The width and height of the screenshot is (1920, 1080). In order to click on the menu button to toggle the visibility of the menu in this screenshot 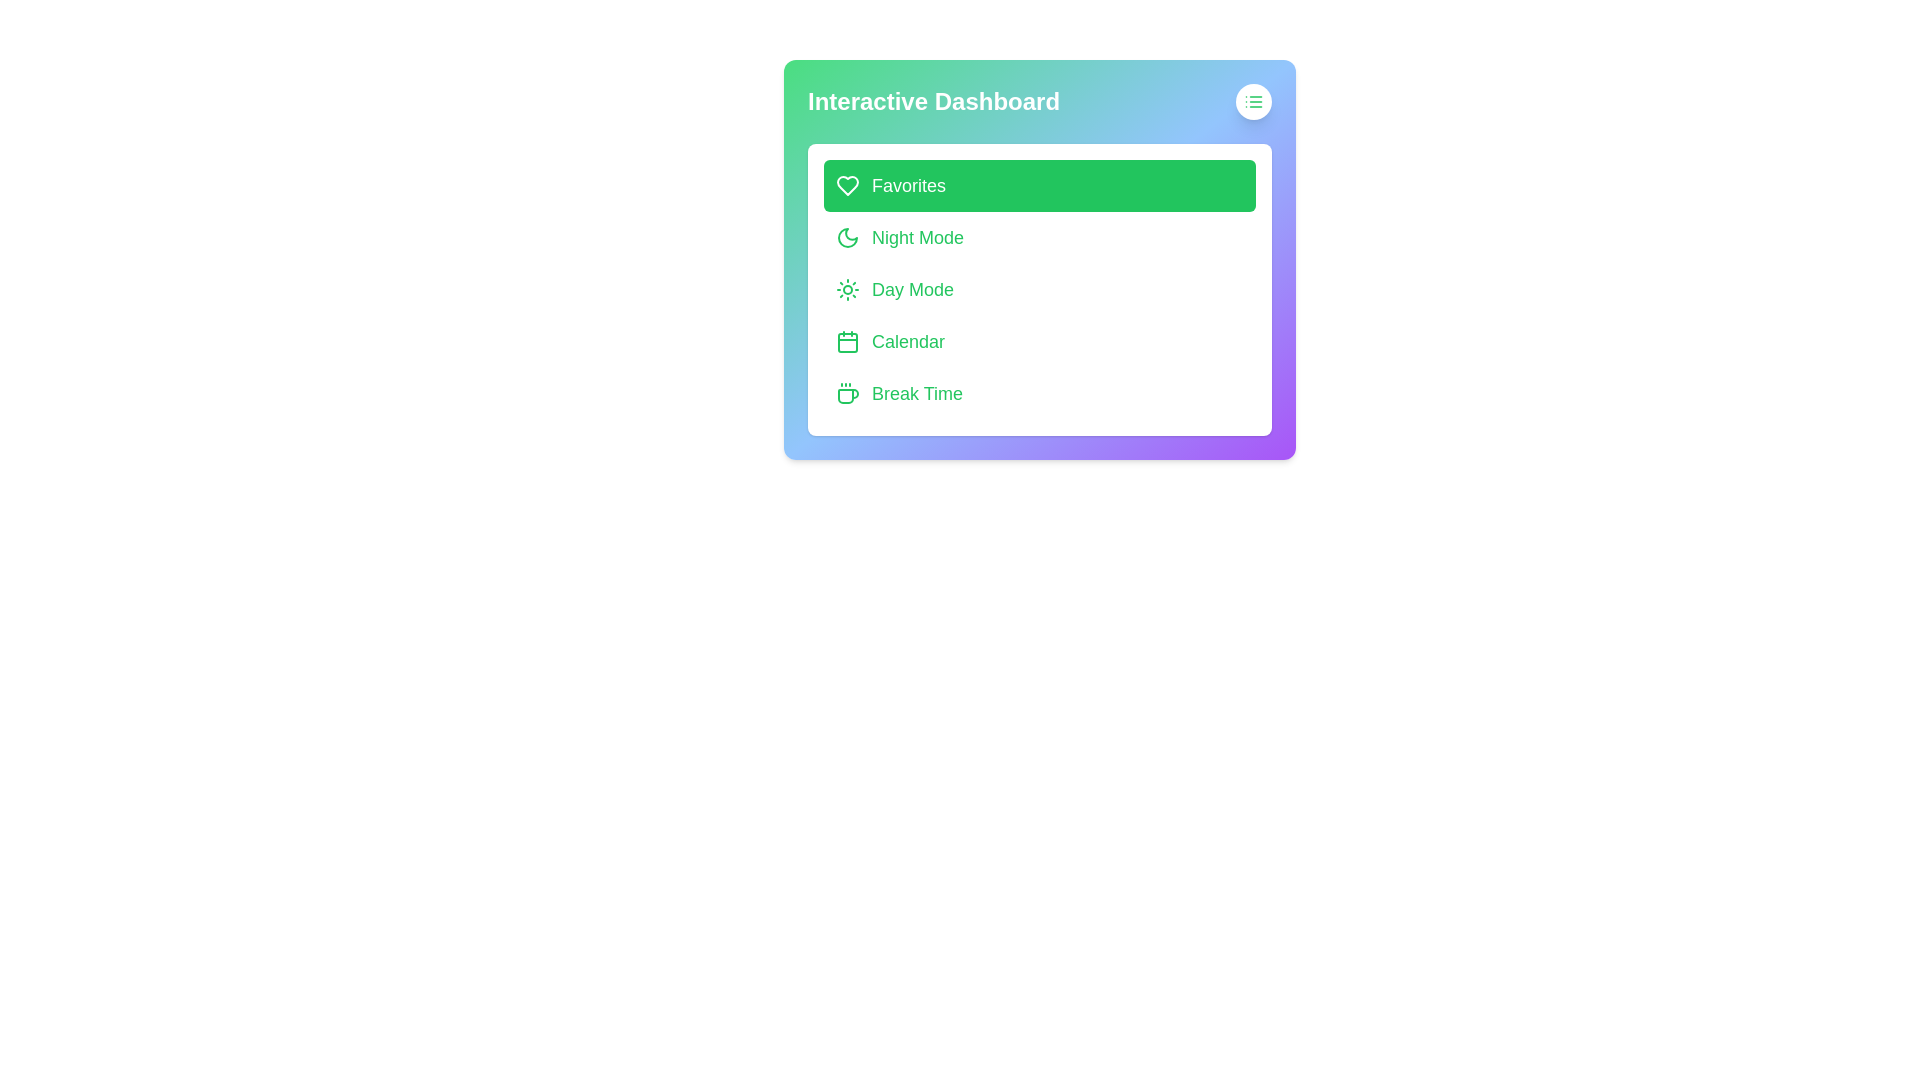, I will do `click(1252, 101)`.